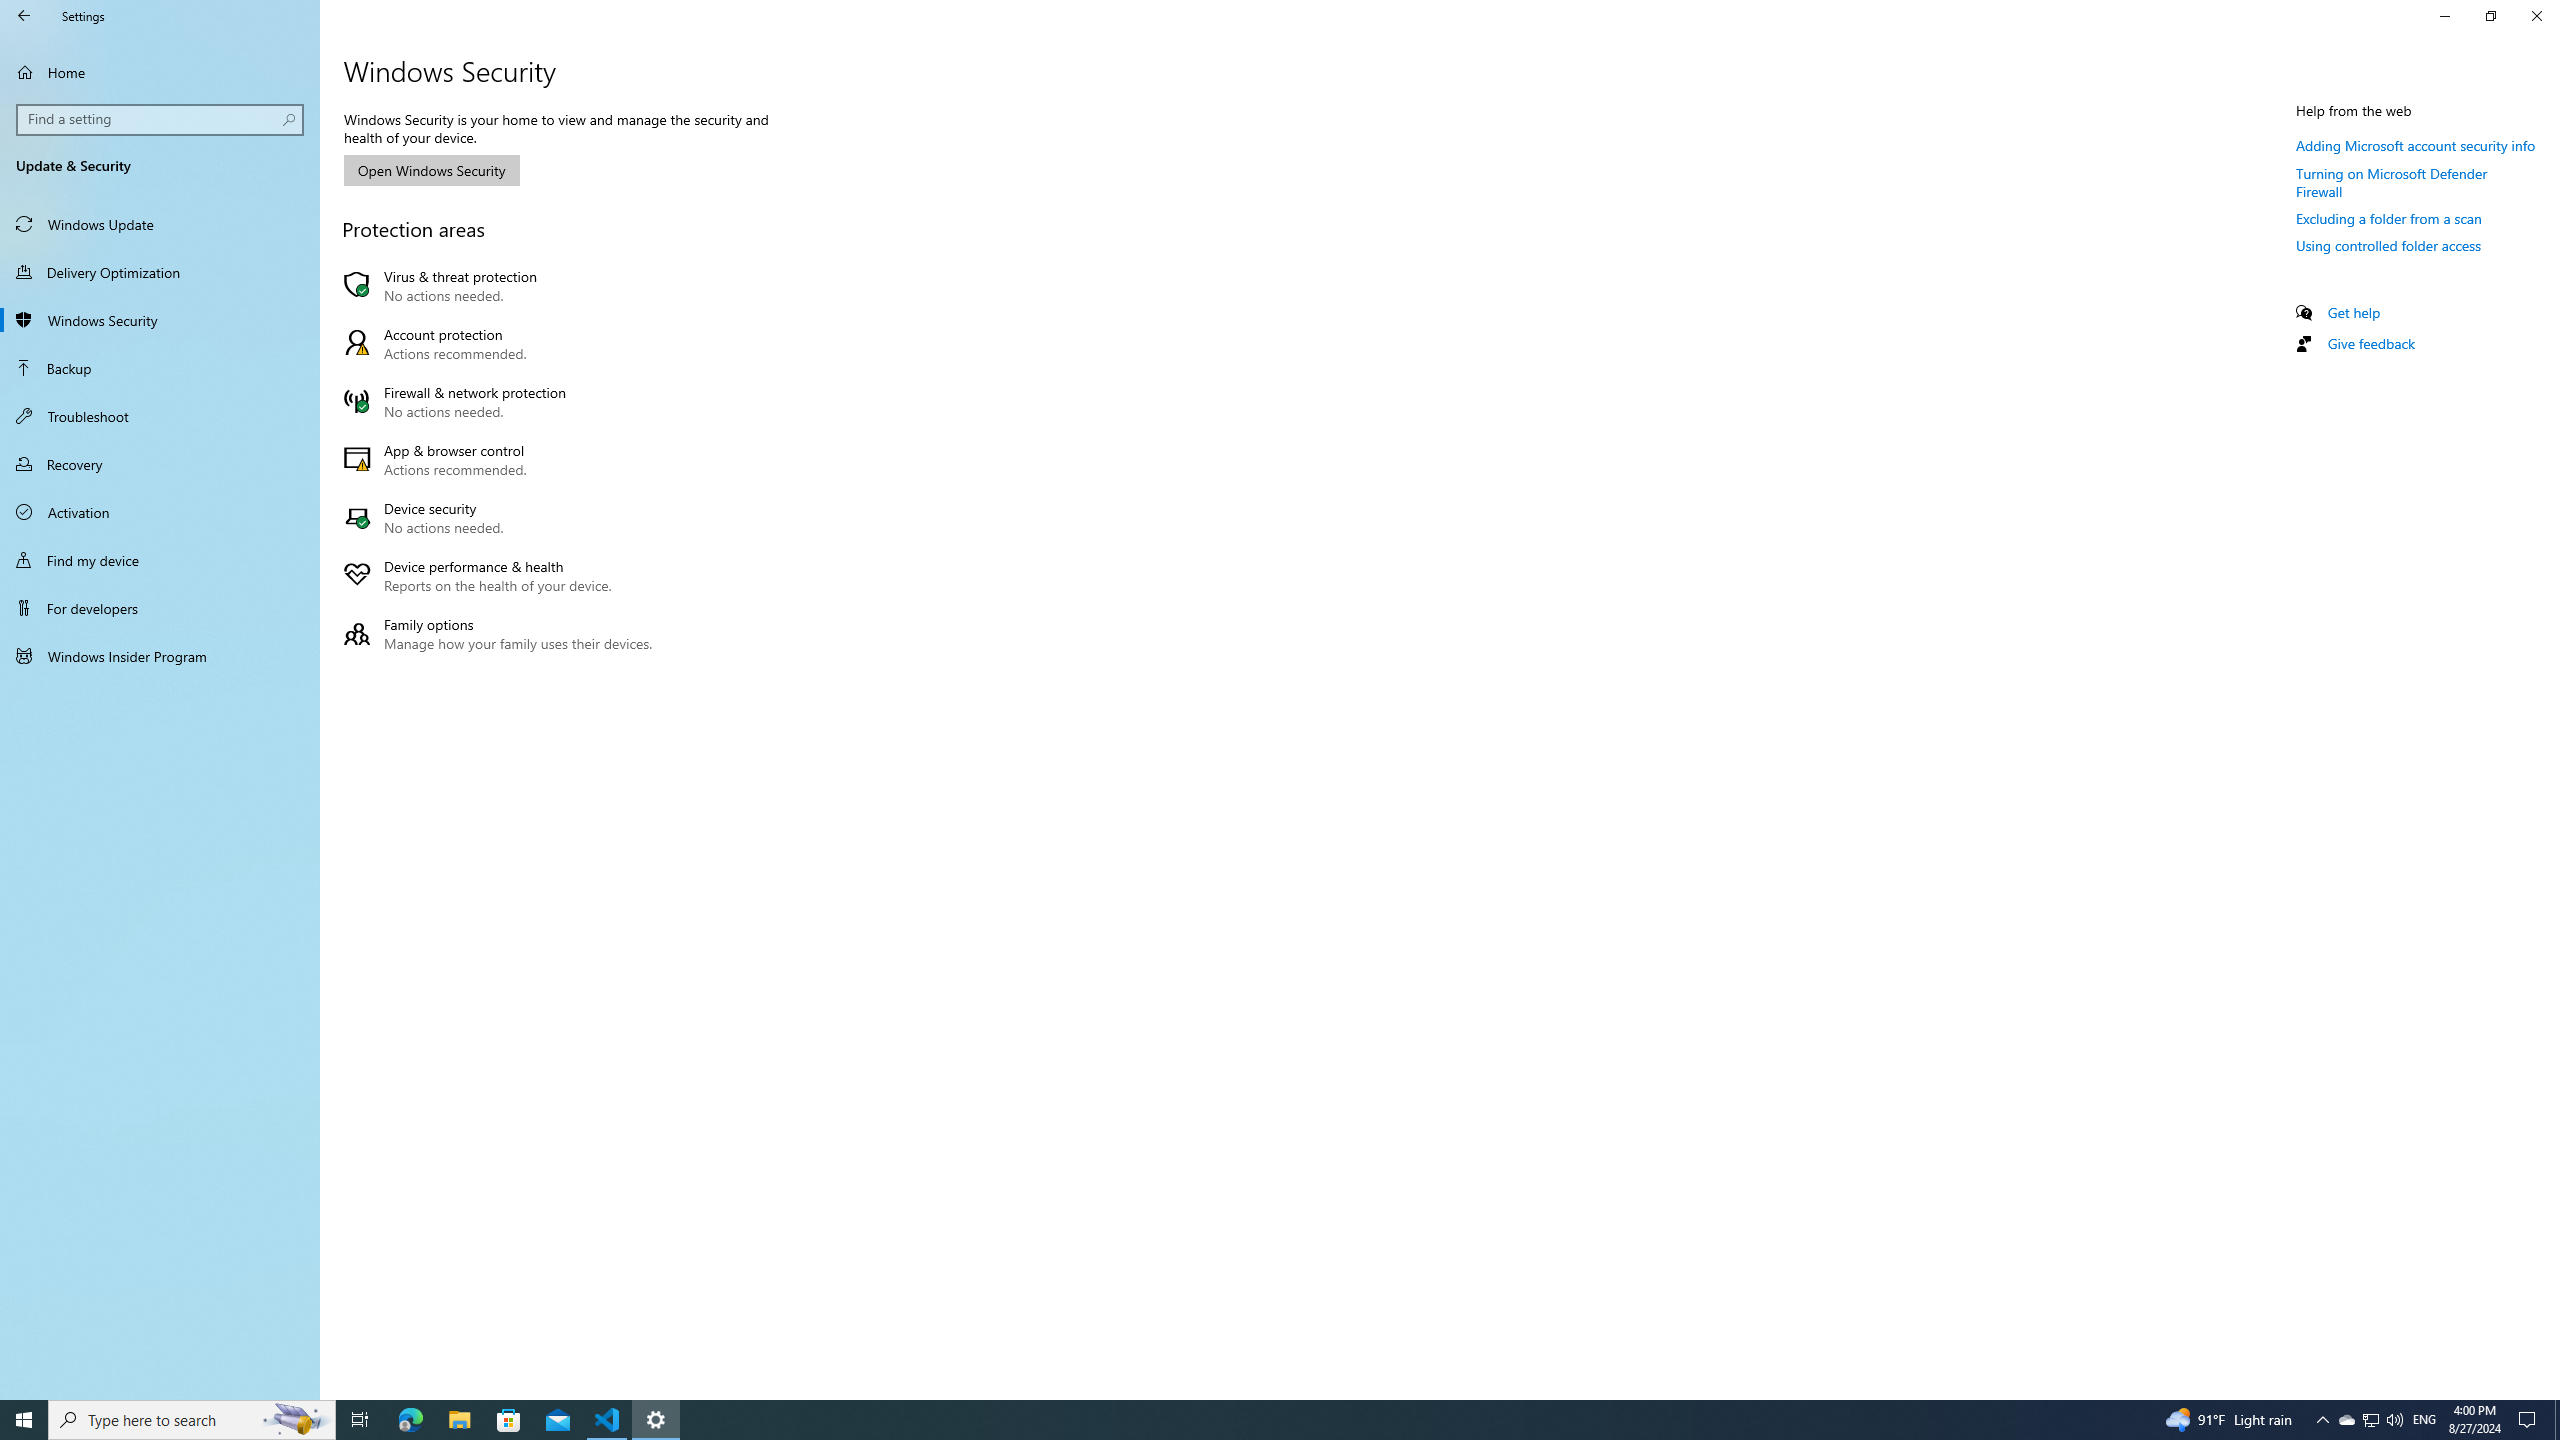  I want to click on 'Search box, Find a setting', so click(160, 118).